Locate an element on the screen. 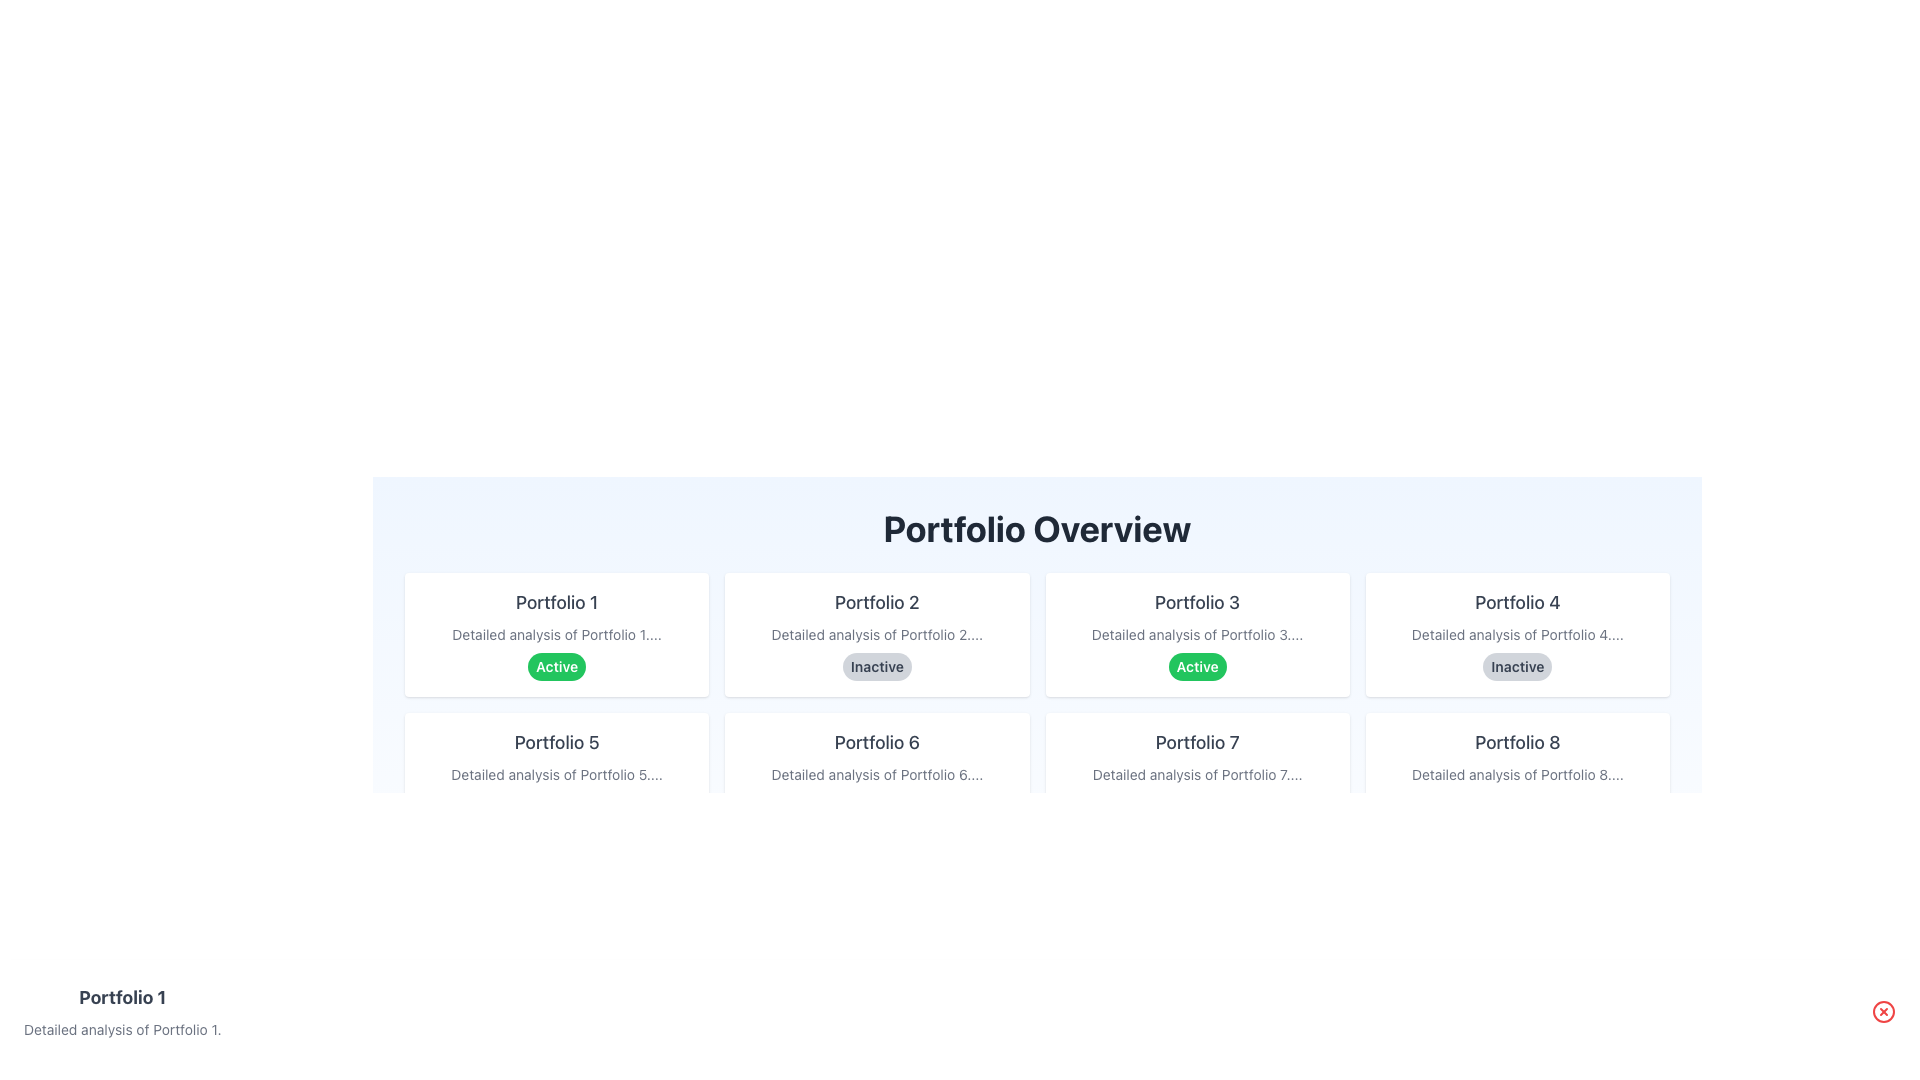  text block containing 'Detailed analysis of Portfolio 4....' located below the header 'Portfolio 4' and above the 'Inactive' badge in the fourth card of the 'Portfolio Overview' section is located at coordinates (1517, 635).